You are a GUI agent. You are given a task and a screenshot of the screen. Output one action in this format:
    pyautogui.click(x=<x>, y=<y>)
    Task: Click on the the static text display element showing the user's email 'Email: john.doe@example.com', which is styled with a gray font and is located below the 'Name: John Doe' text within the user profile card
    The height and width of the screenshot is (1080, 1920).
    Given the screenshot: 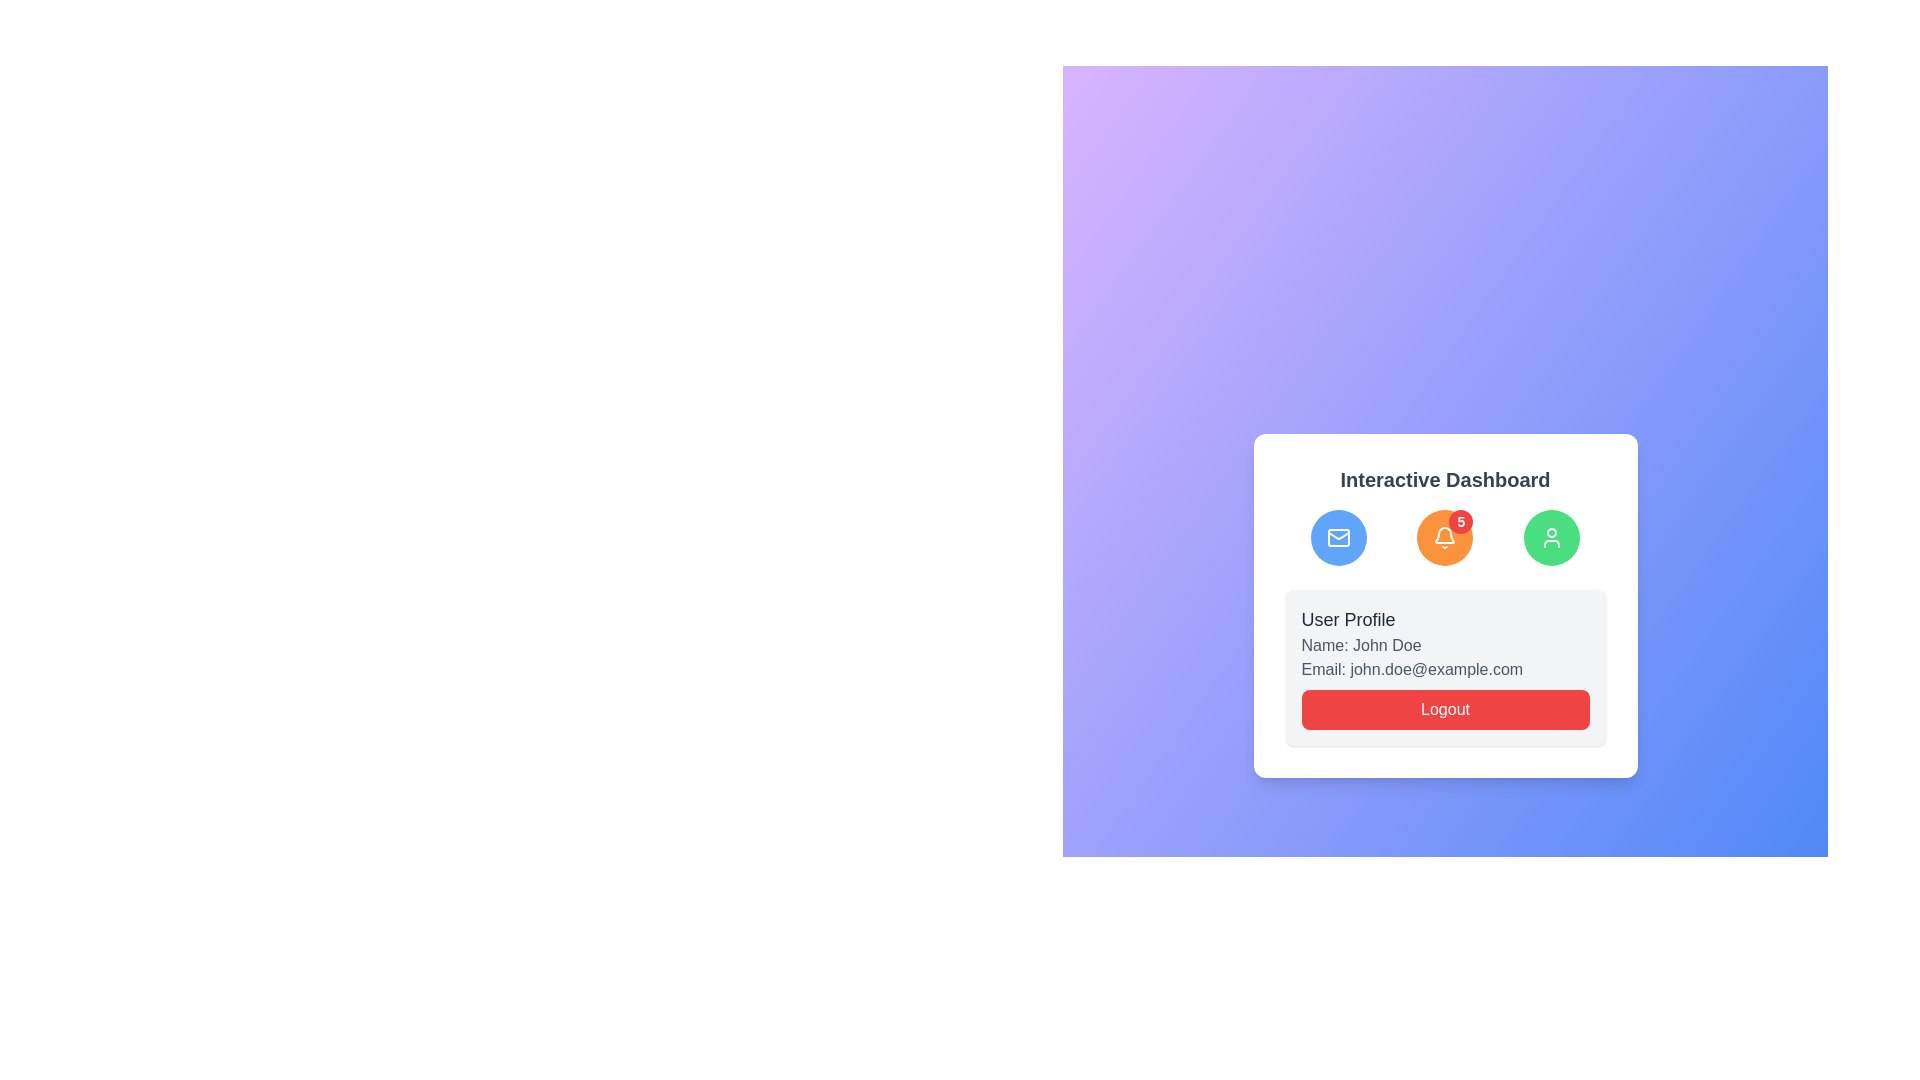 What is the action you would take?
    pyautogui.click(x=1445, y=670)
    